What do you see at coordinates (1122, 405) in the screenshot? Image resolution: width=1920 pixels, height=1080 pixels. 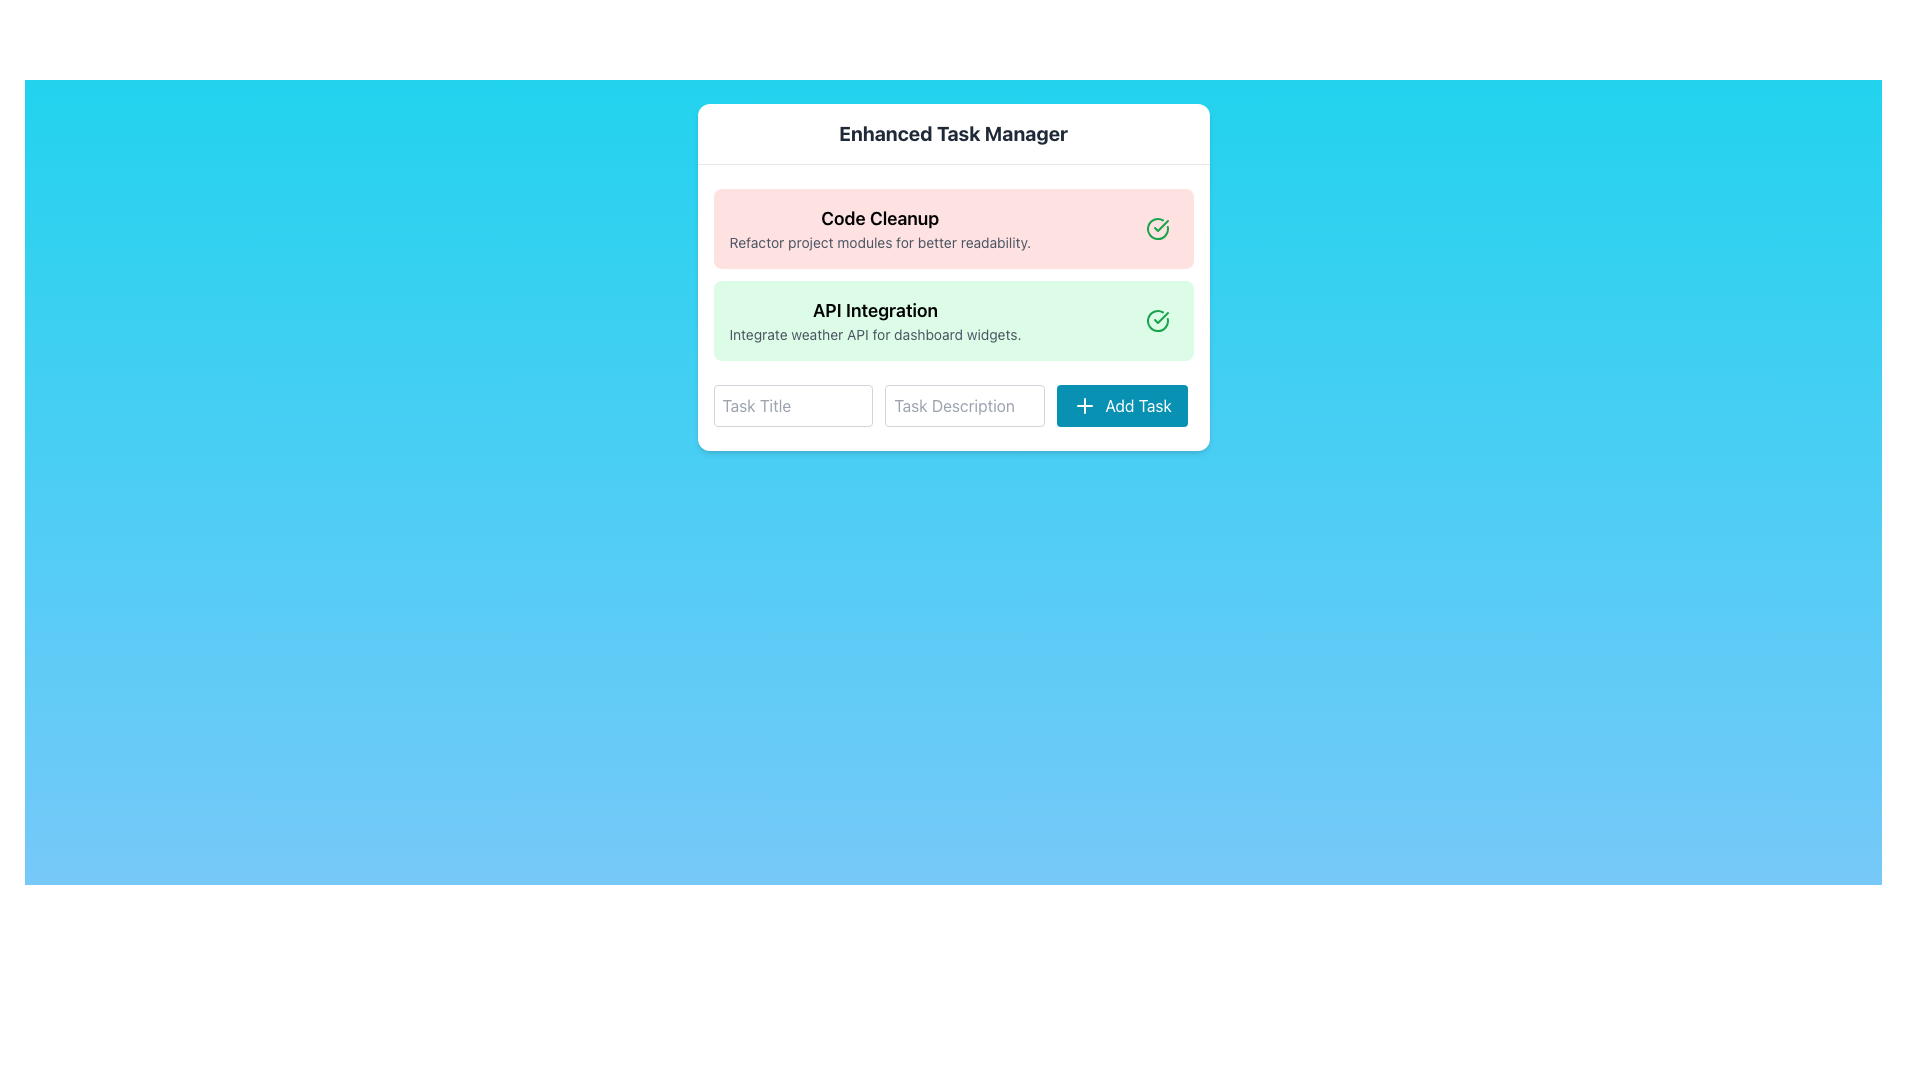 I see `the 'Add Task' button located at the bottom of the centered panel, to the right of the 'Task Description' input field` at bounding box center [1122, 405].